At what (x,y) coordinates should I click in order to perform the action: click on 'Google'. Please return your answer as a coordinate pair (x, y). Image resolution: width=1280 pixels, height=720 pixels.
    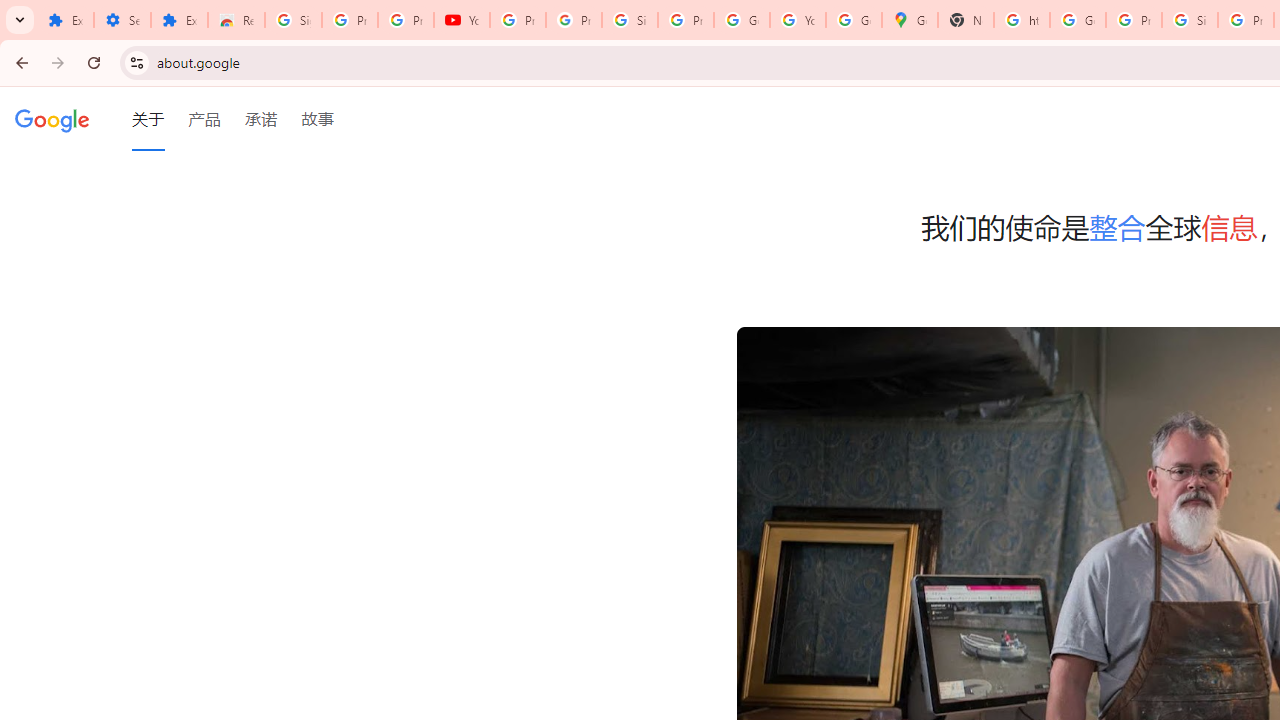
    Looking at the image, I should click on (52, 119).